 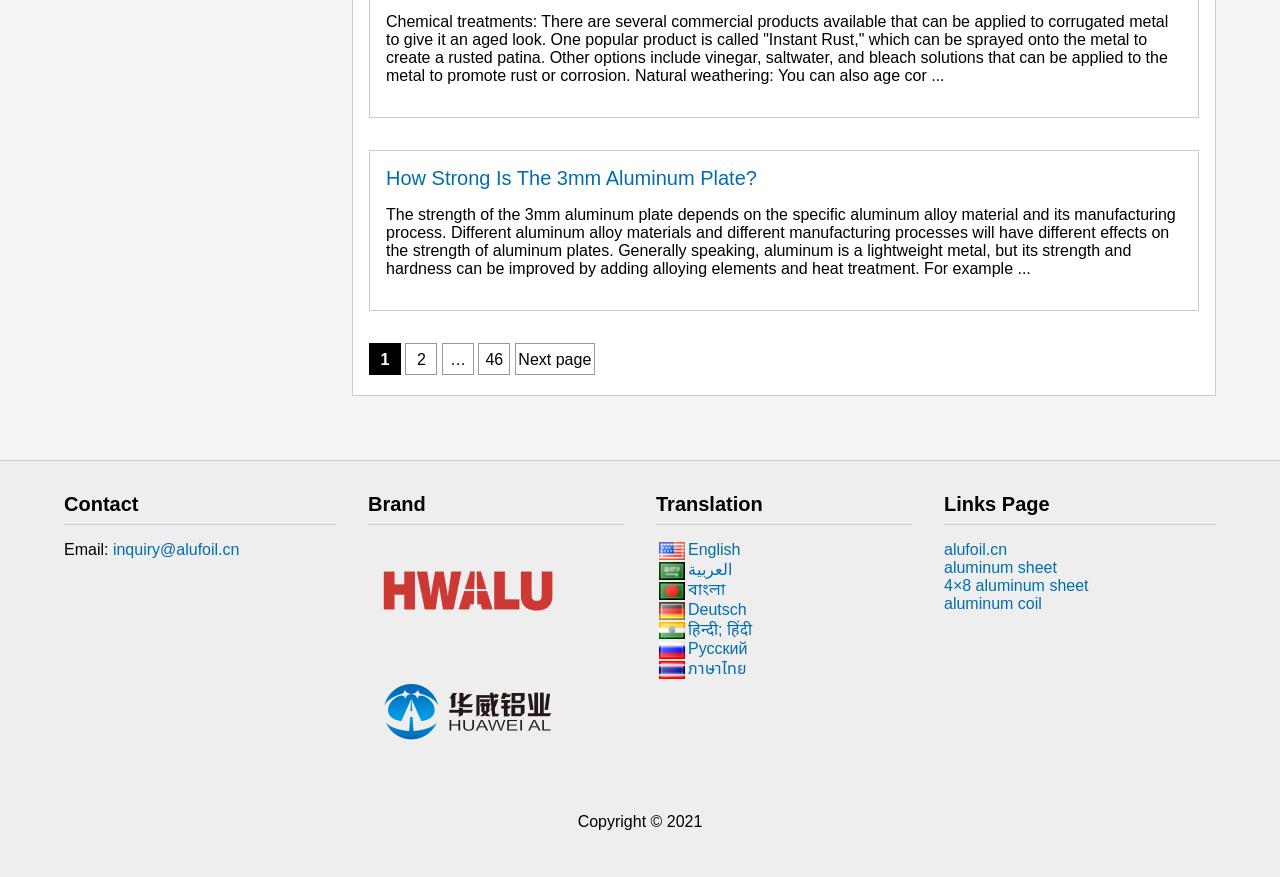 I want to click on 'Copyright © 2021', so click(x=576, y=820).